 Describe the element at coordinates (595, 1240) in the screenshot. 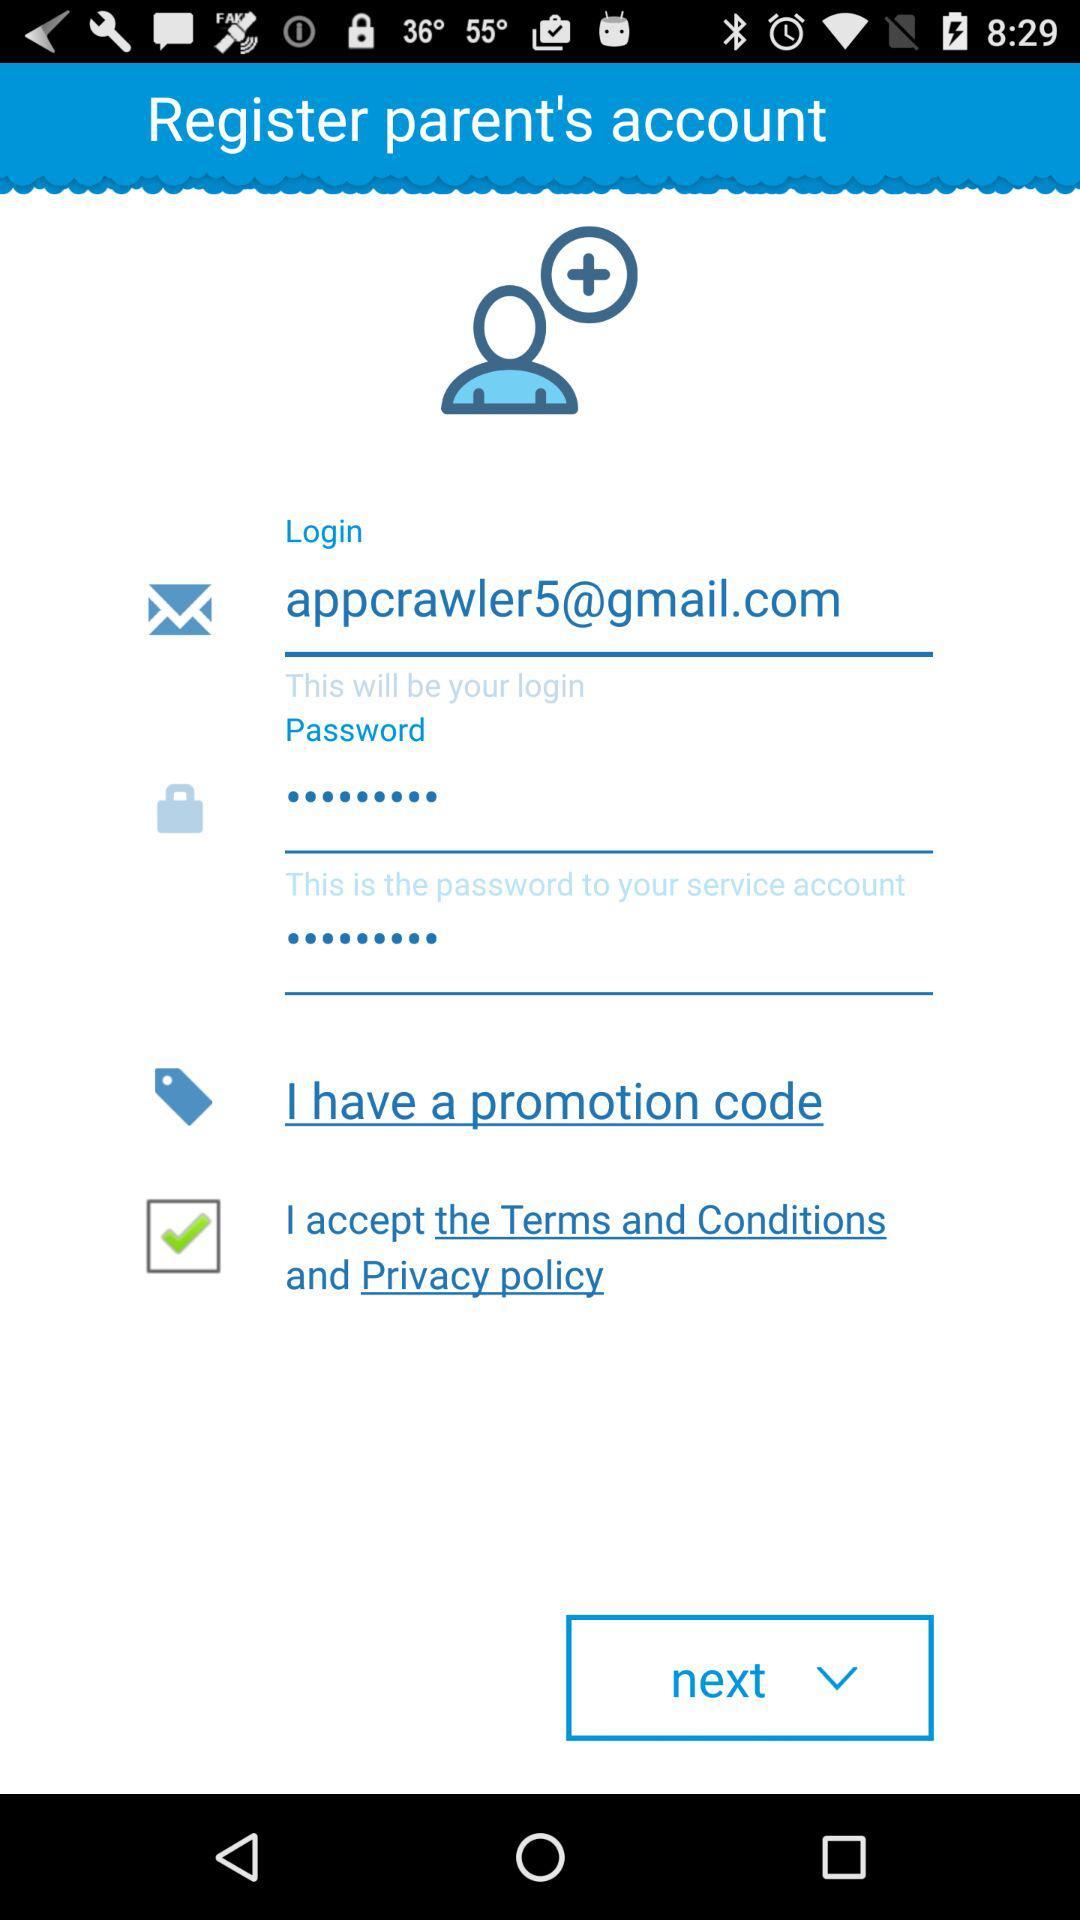

I see `2 lines text above next button on the page` at that location.